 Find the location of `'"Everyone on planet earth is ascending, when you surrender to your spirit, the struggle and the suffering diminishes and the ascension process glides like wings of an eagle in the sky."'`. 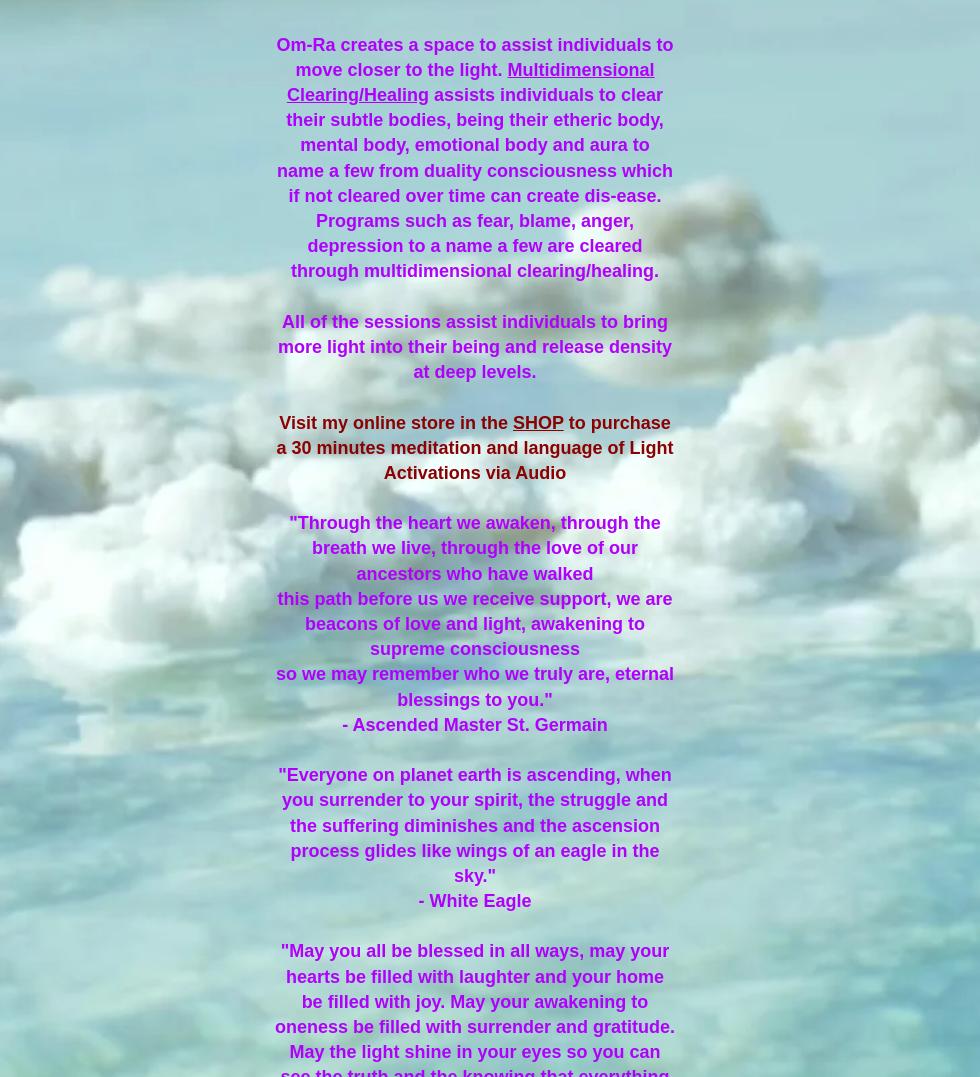

'"Everyone on planet earth is ascending, when you surrender to your spirit, the struggle and the suffering diminishes and the ascension process glides like wings of an eagle in the sky."' is located at coordinates (474, 824).